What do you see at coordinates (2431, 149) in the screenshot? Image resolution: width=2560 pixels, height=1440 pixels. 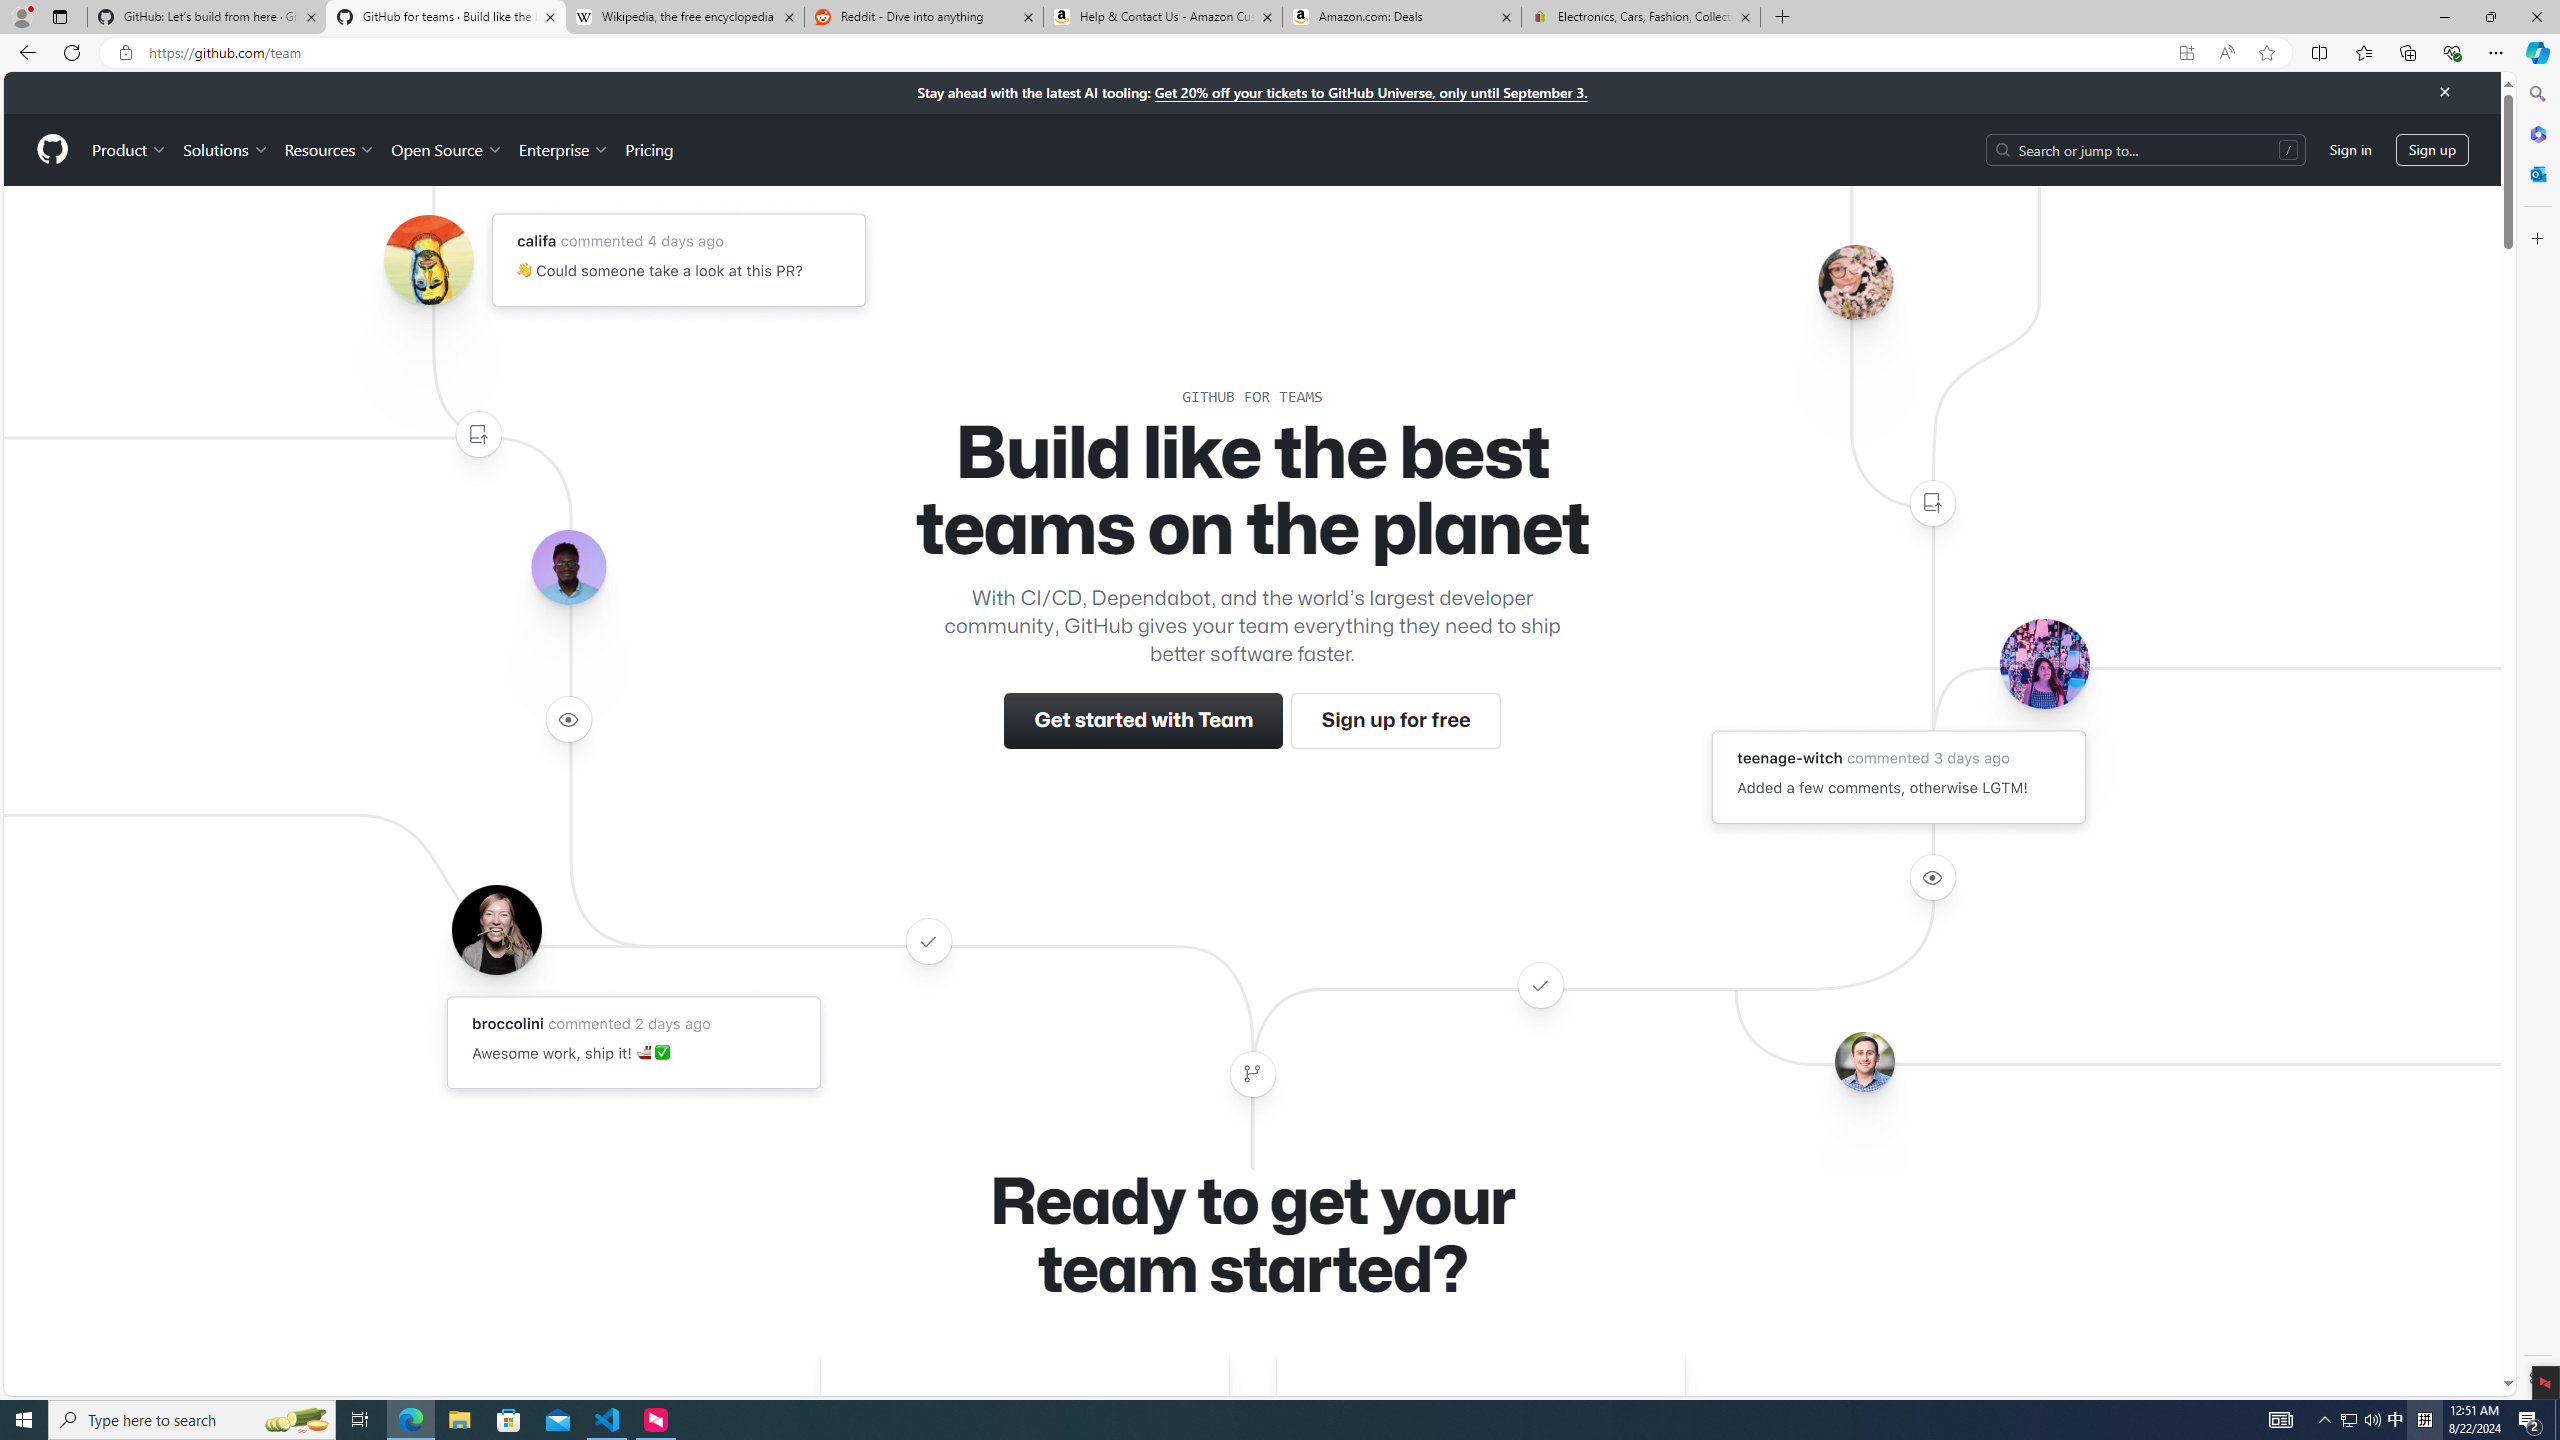 I see `'Sign up'` at bounding box center [2431, 149].